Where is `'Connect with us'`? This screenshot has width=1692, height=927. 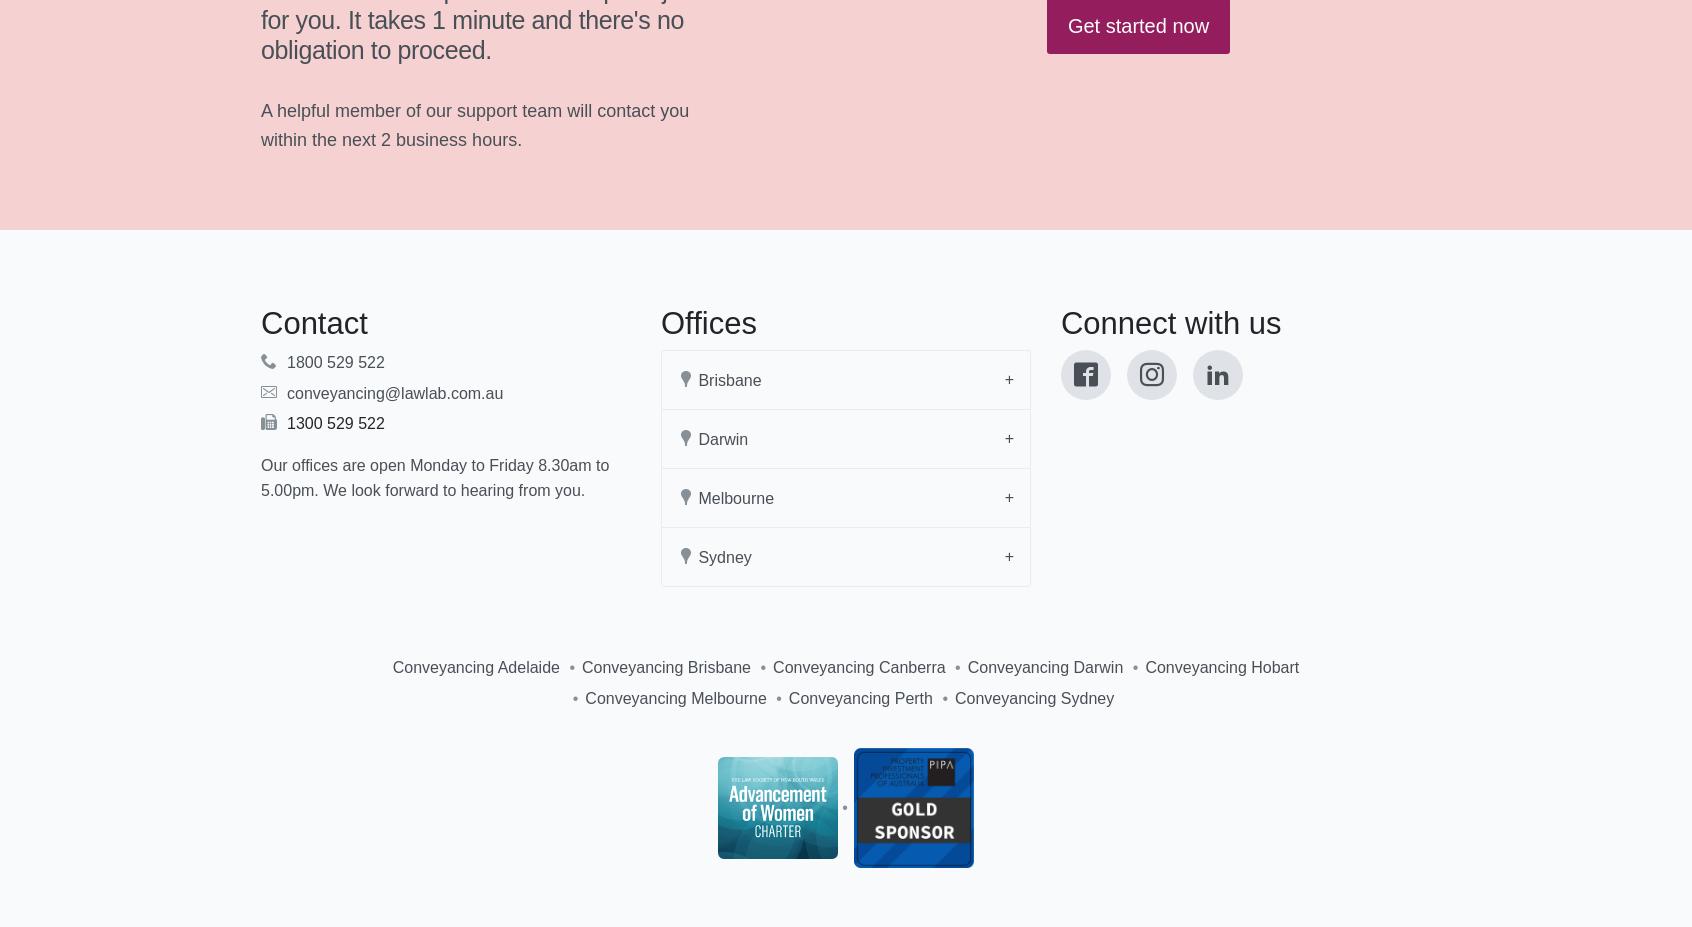 'Connect with us' is located at coordinates (1169, 321).